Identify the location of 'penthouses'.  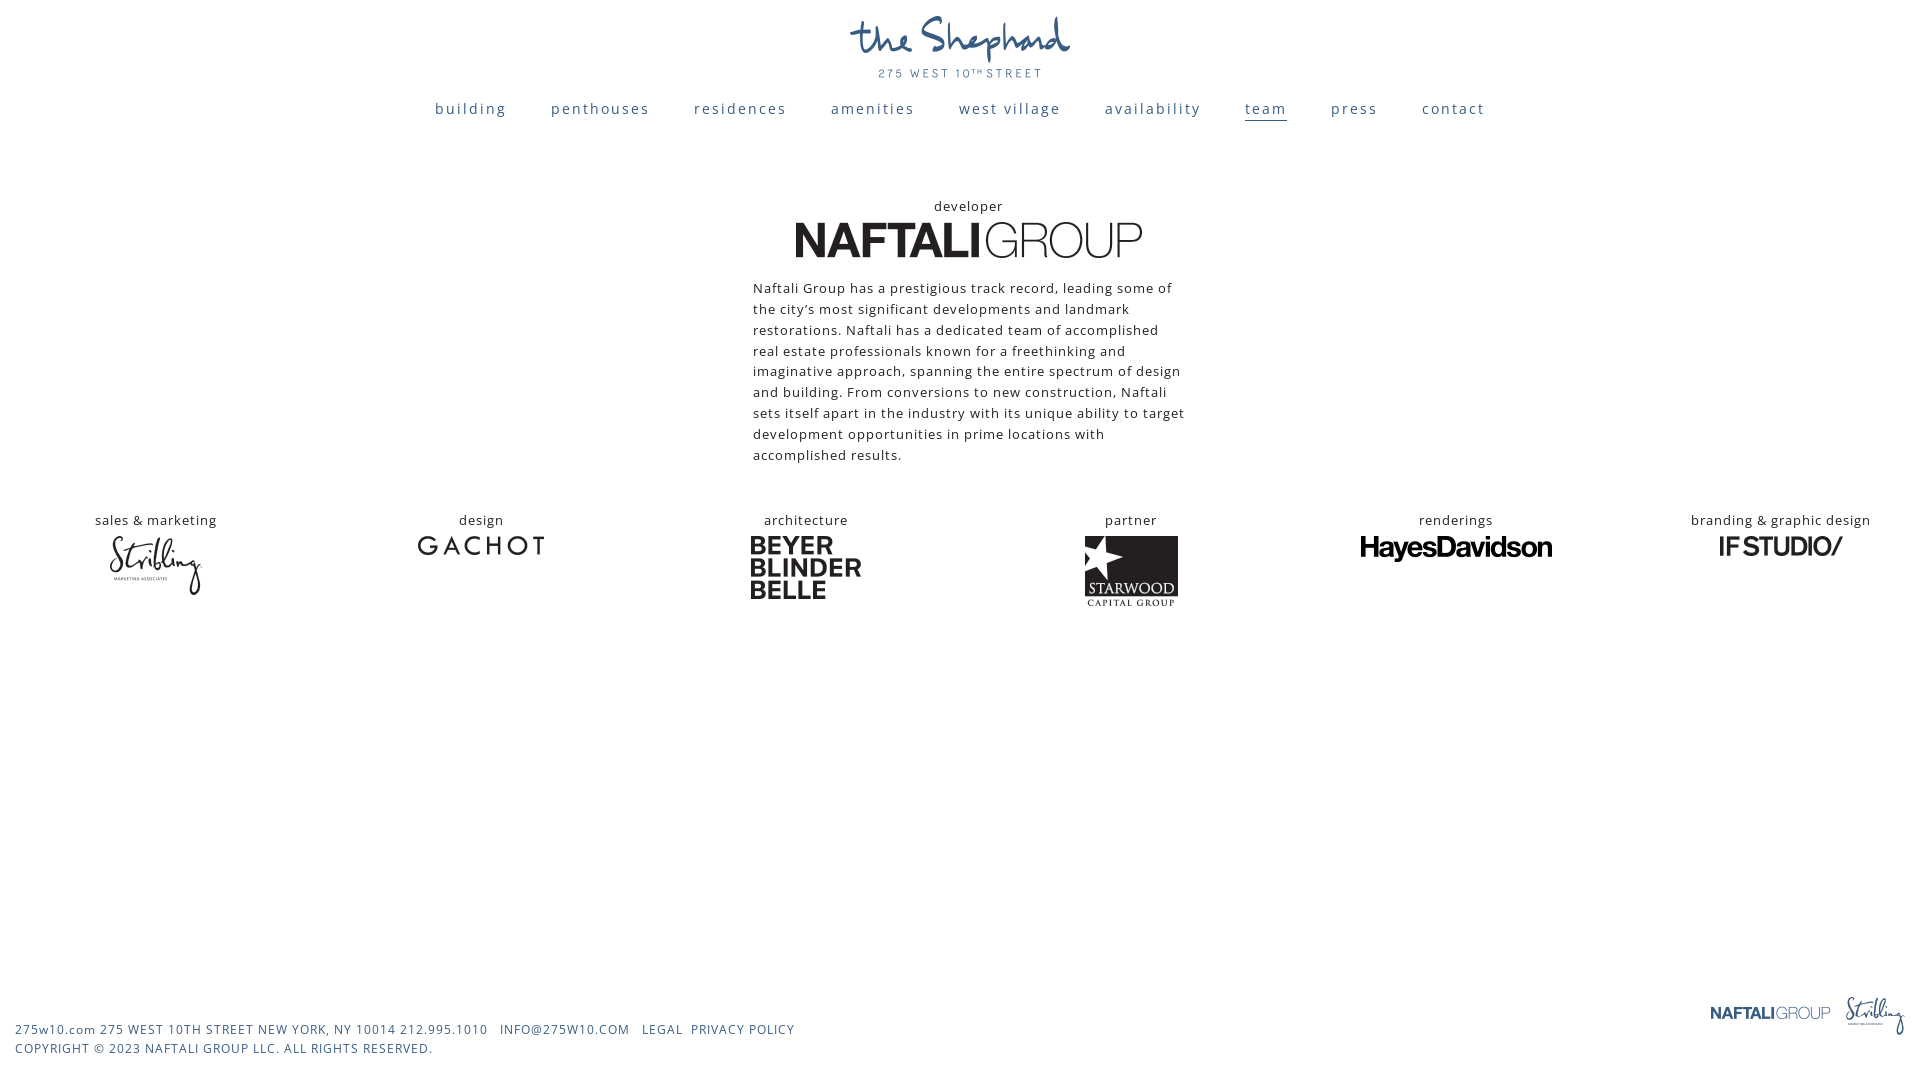
(599, 108).